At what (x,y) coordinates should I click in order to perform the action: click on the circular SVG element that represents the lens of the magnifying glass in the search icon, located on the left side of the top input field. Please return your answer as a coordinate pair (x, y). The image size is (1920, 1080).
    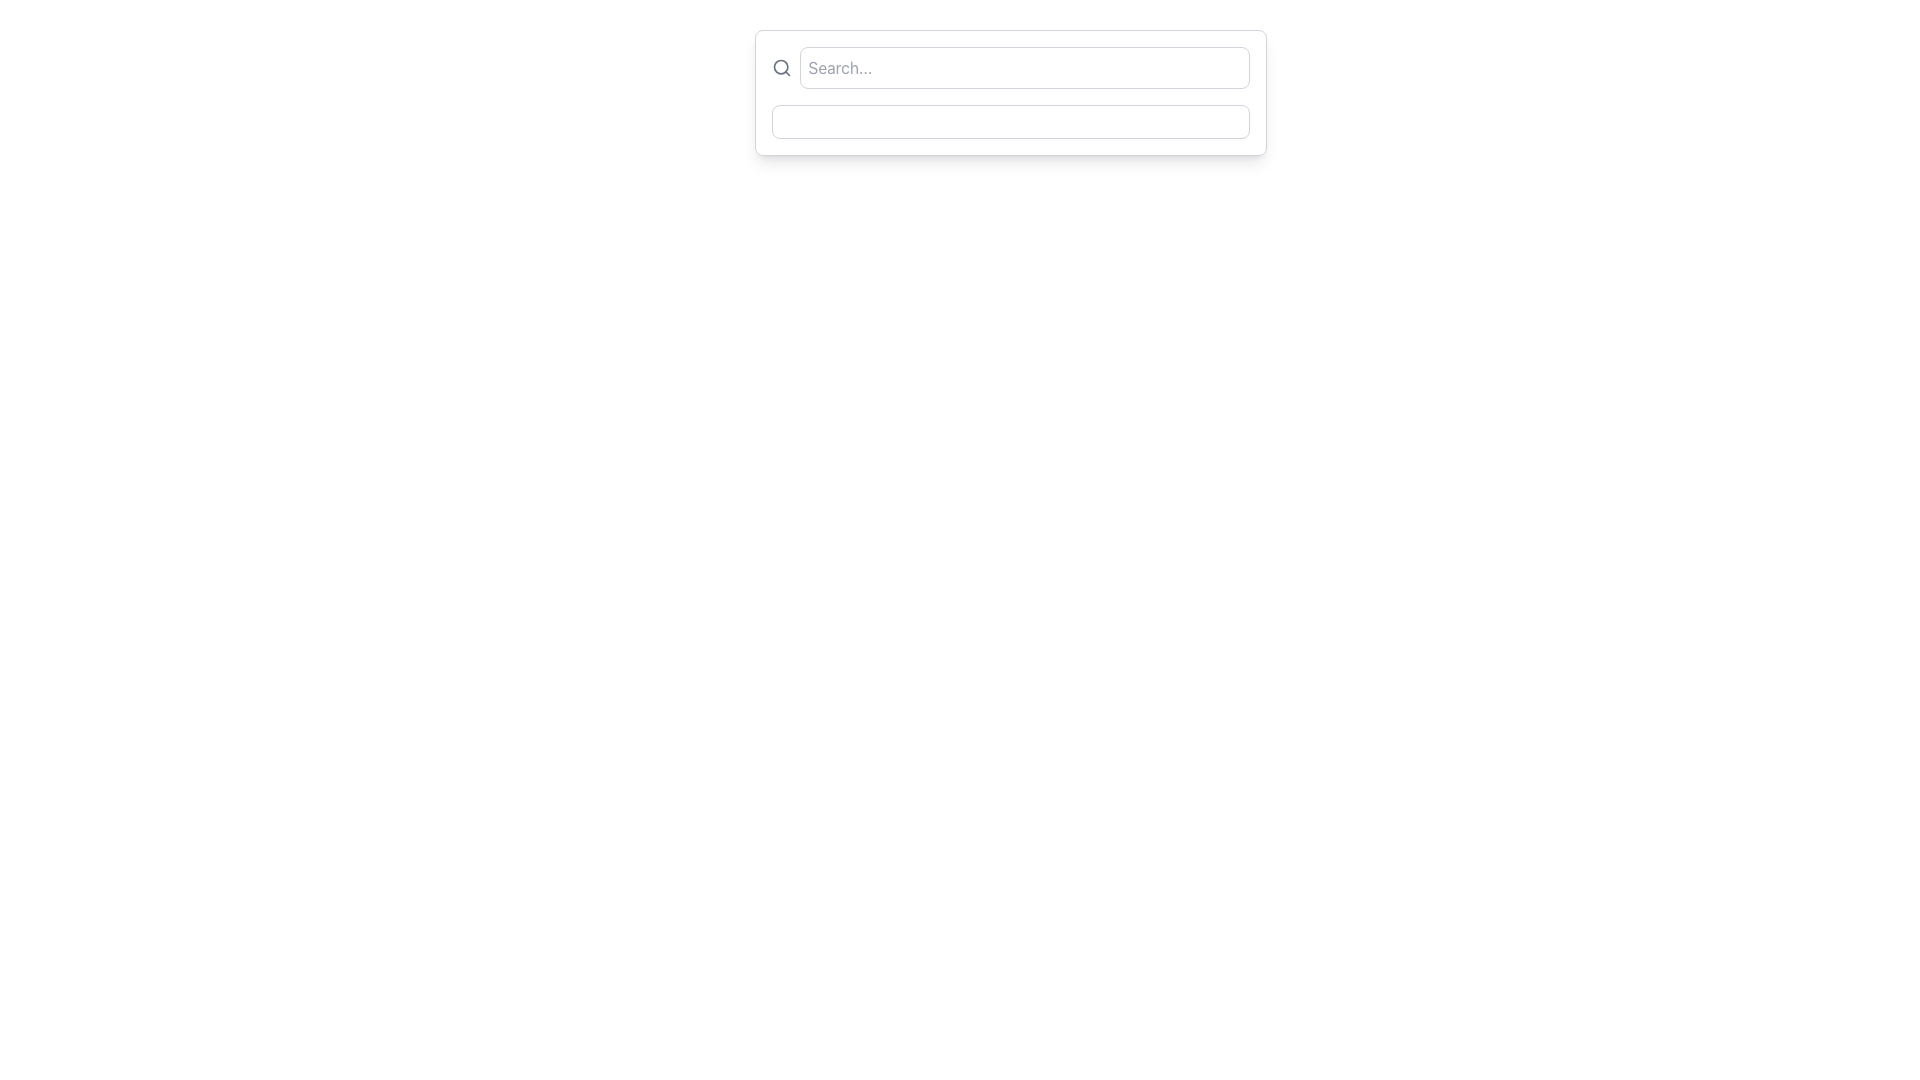
    Looking at the image, I should click on (779, 66).